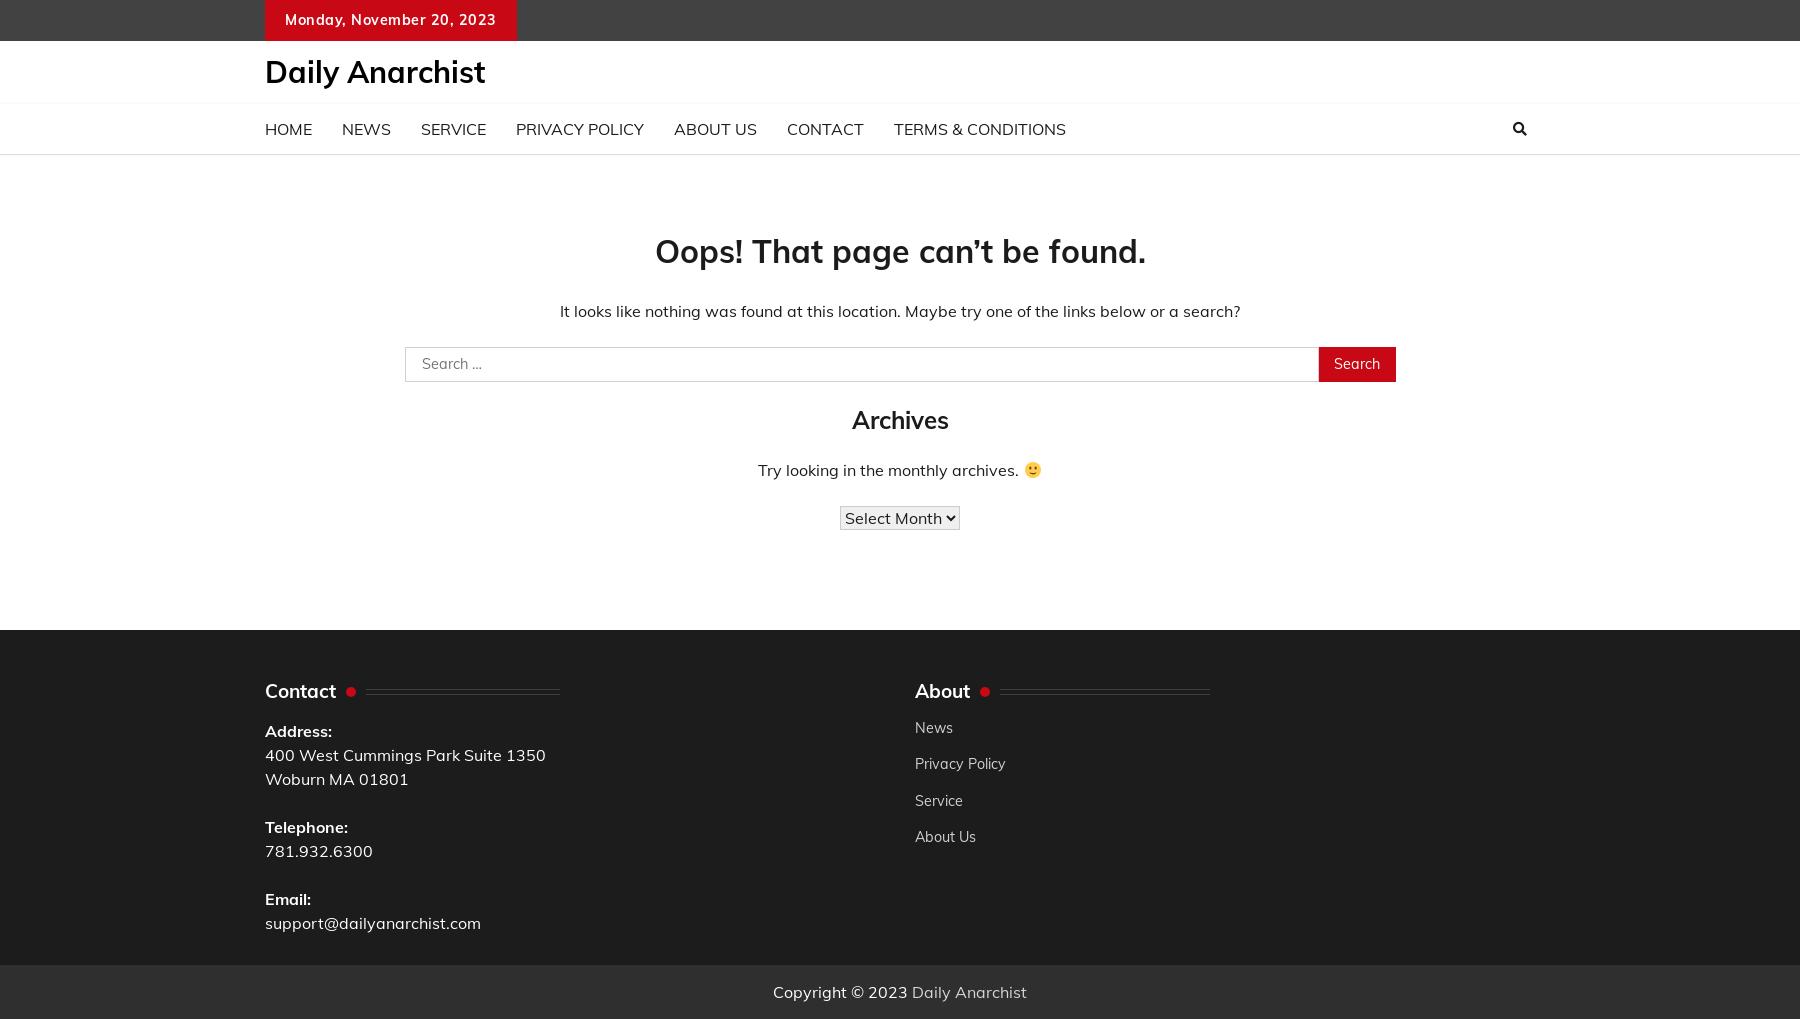 The image size is (1800, 1019). Describe the element at coordinates (305, 827) in the screenshot. I see `'Telephone:'` at that location.